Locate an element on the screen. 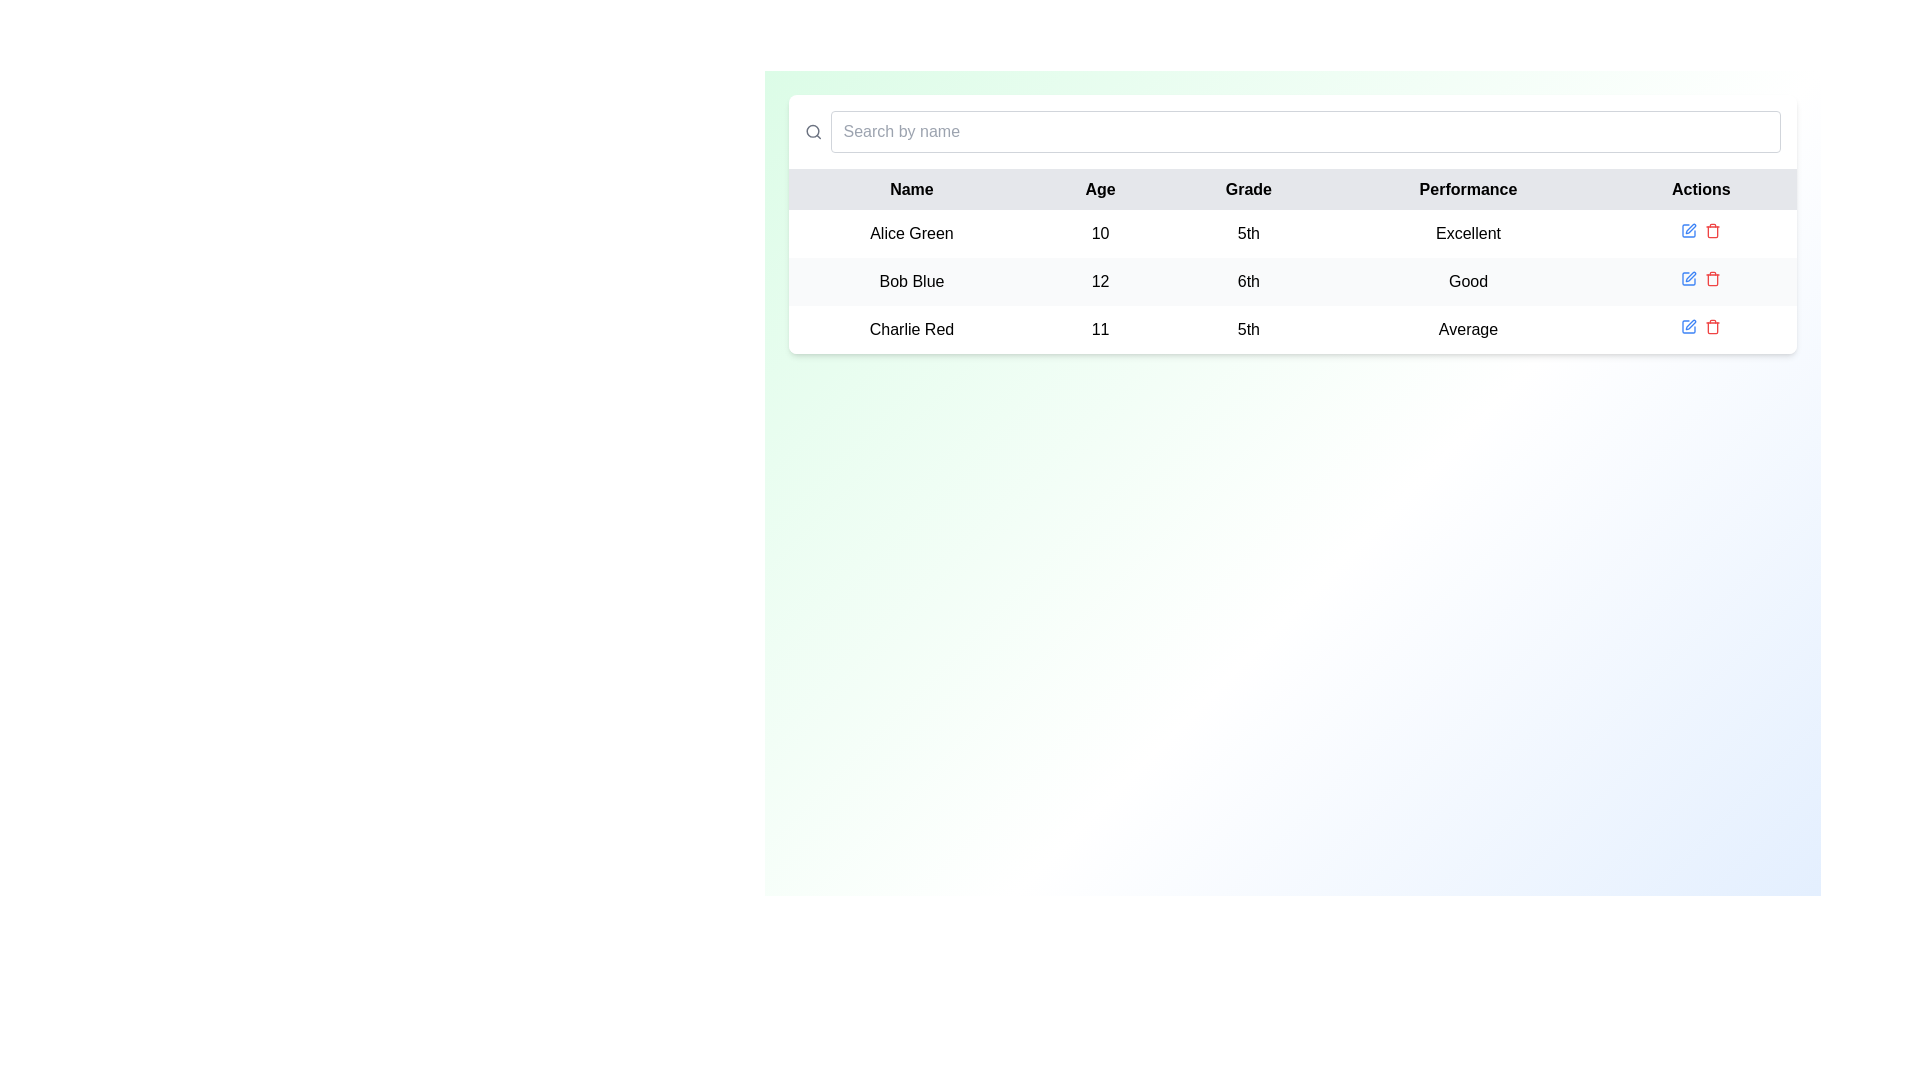 This screenshot has width=1920, height=1080. the non-interactive label representing the name of a person in the first data row of the table under the 'Name' header is located at coordinates (911, 233).